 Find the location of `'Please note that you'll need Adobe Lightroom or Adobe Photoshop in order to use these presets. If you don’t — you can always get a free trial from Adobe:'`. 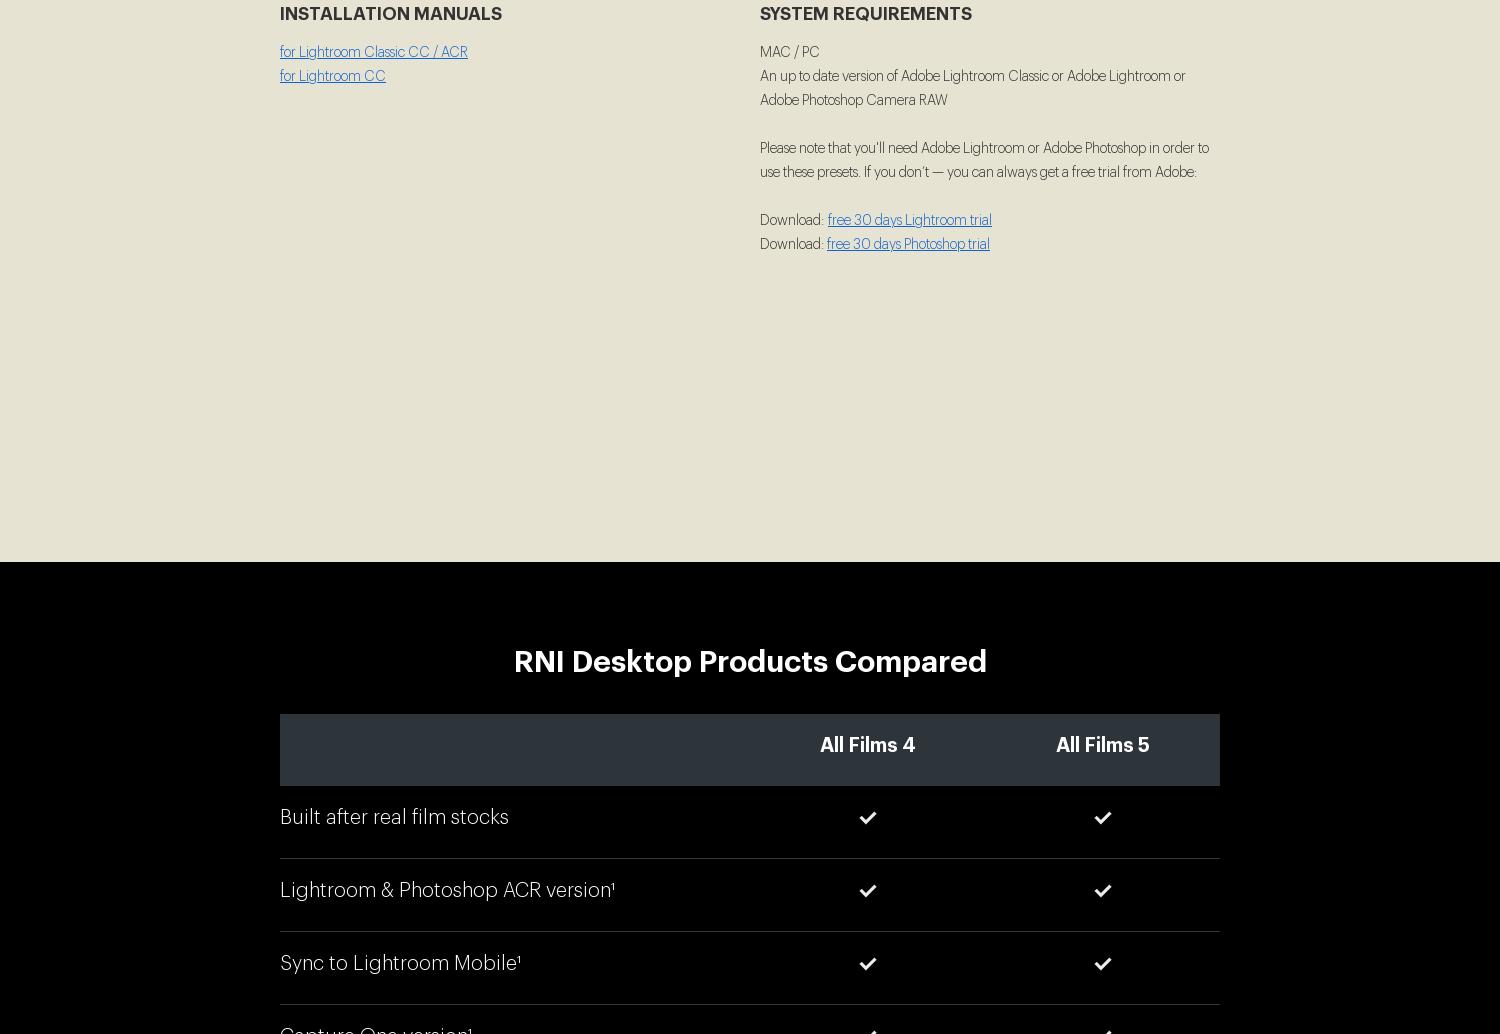

'Please note that you'll need Adobe Lightroom or Adobe Photoshop in order to use these presets. If you don’t — you can always get a free trial from Adobe:' is located at coordinates (983, 160).